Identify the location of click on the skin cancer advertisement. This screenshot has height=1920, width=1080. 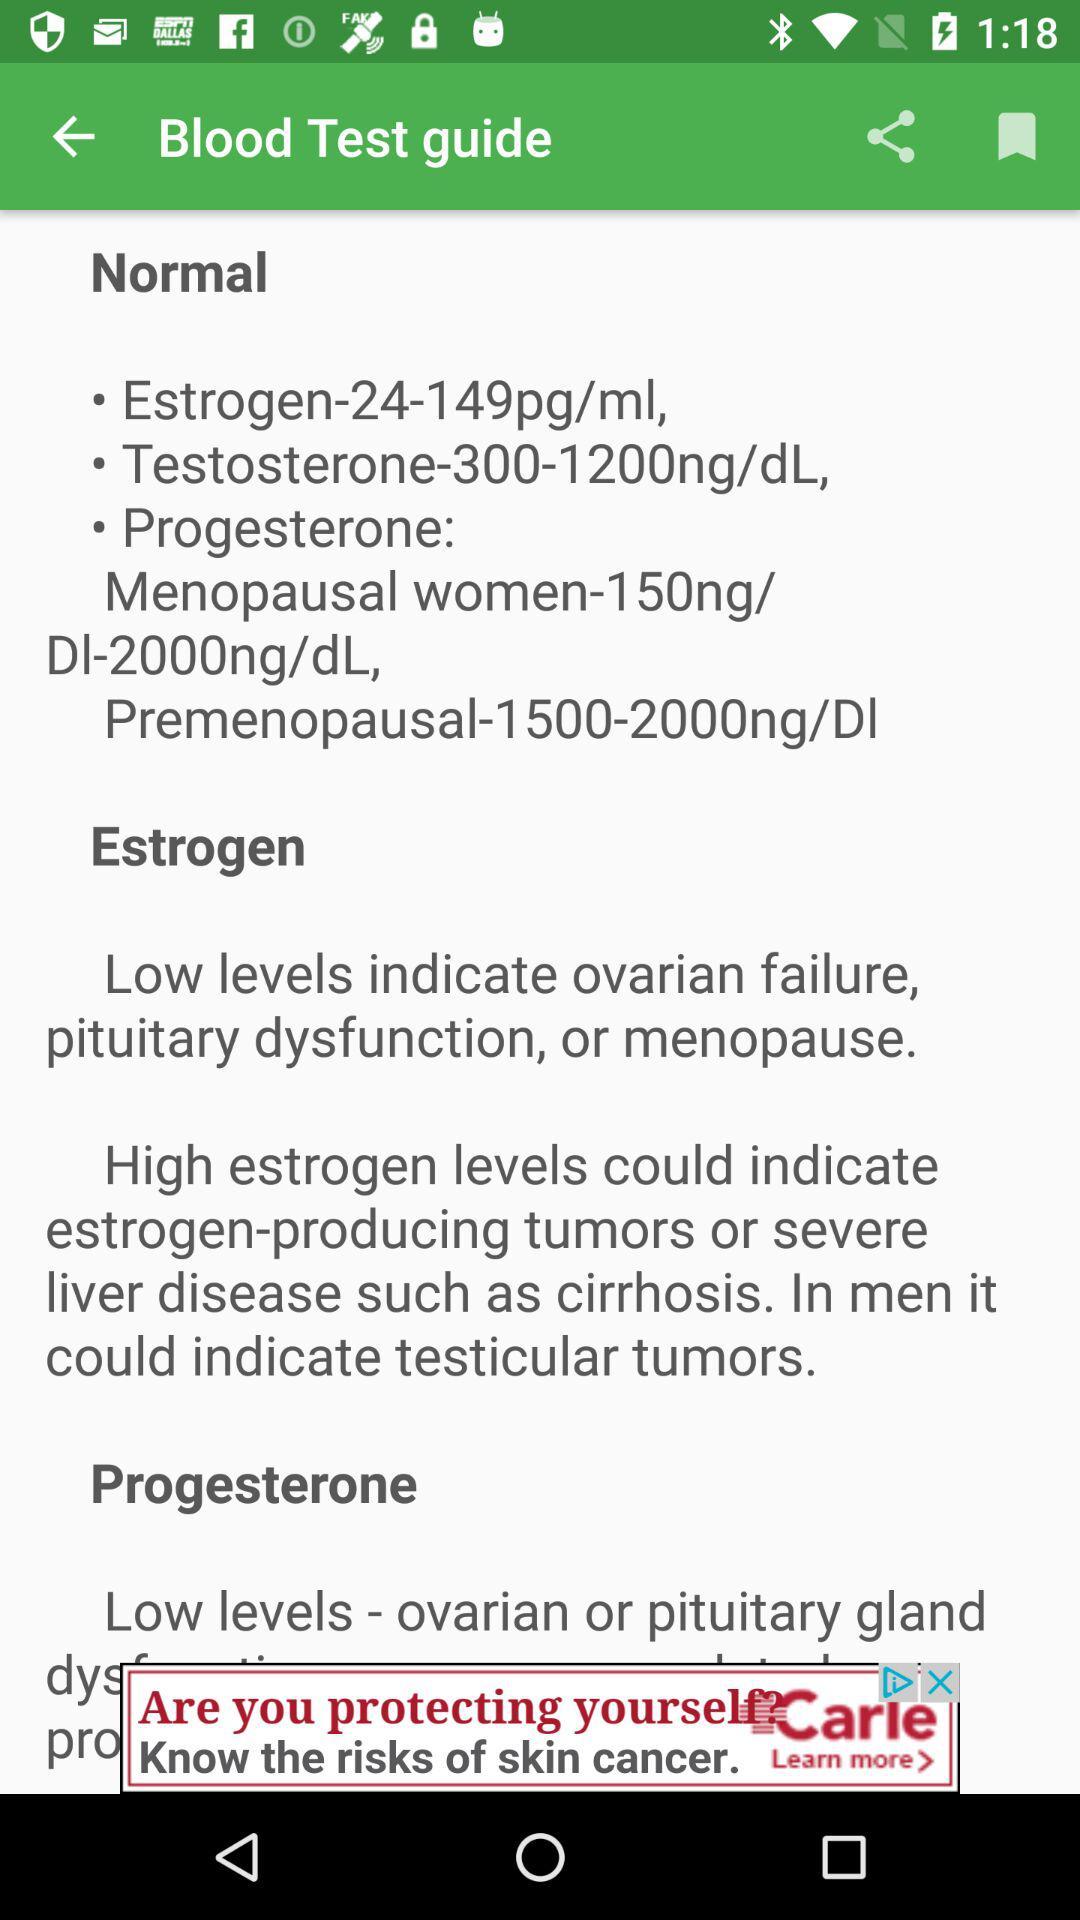
(540, 1727).